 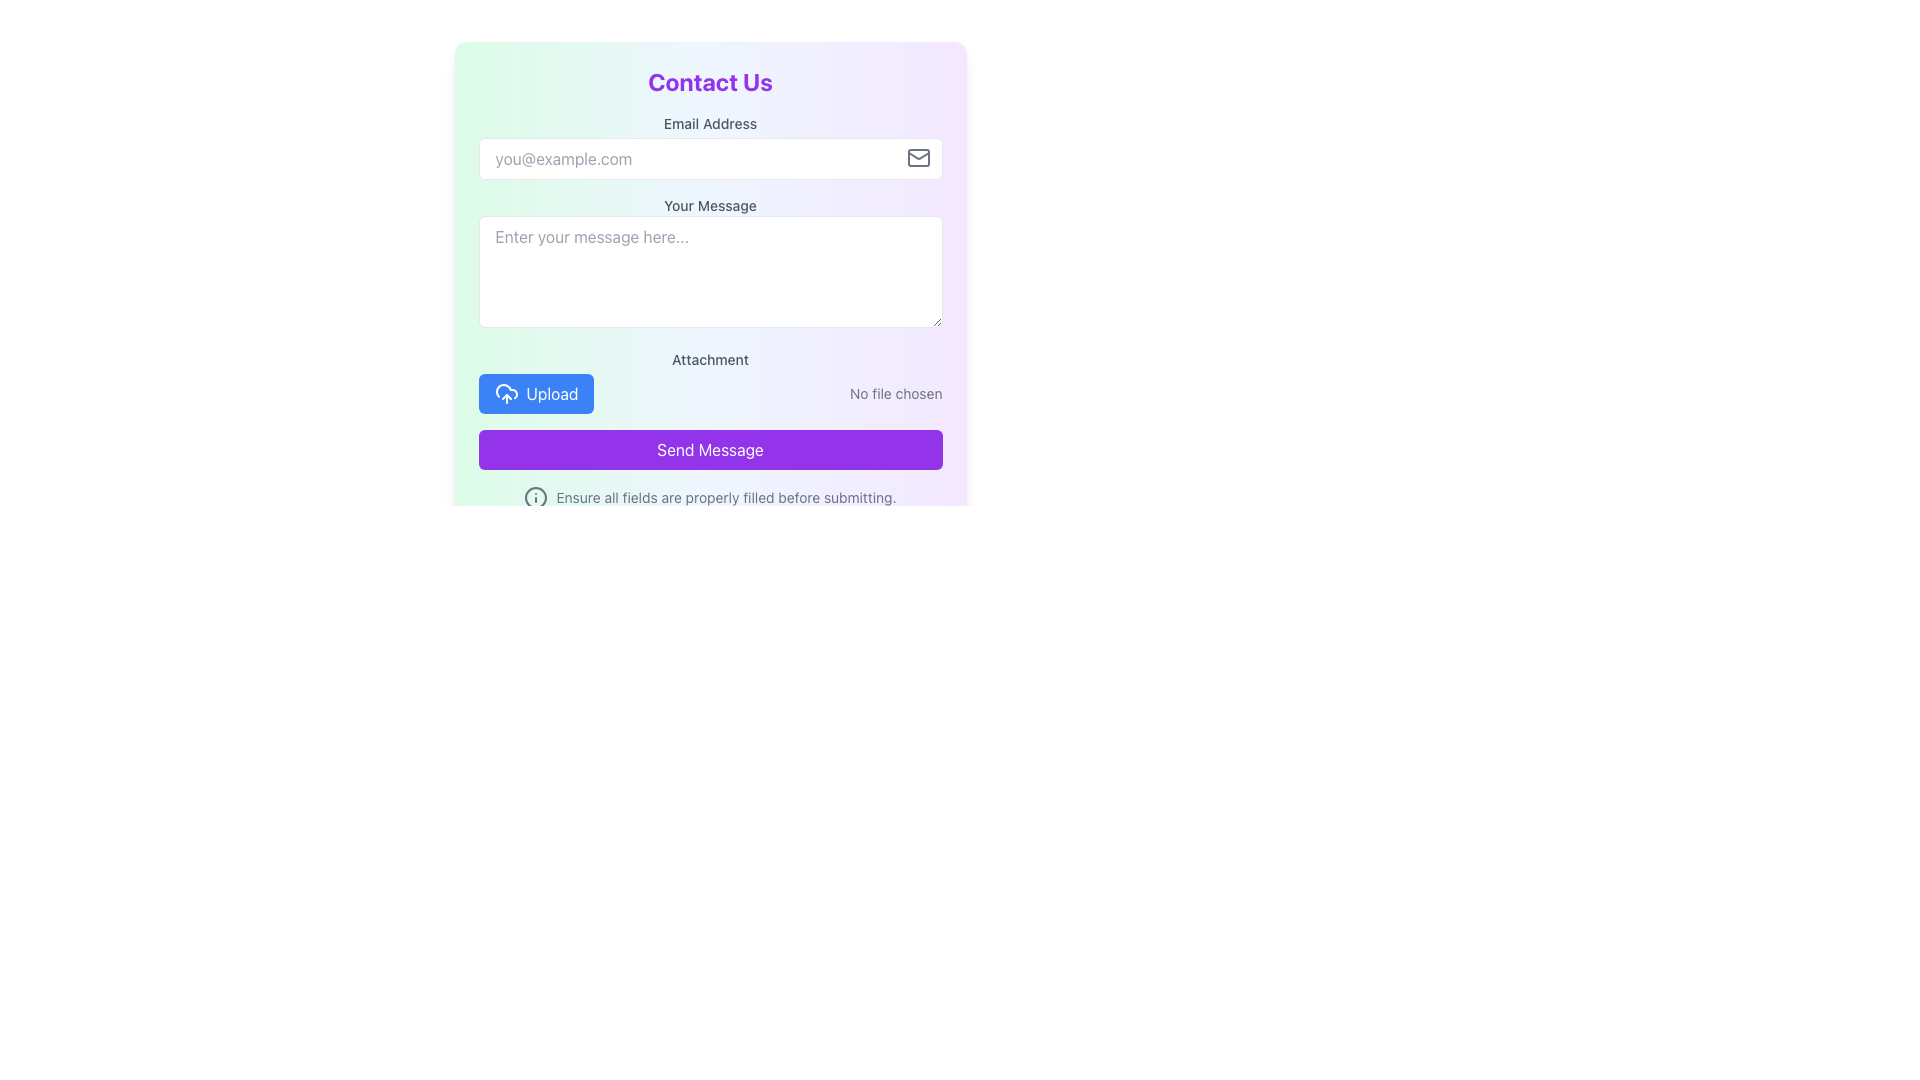 I want to click on the 'Upload' button in the File upload section, which is located beneath the 'Your Message' input field and above the 'Send Message' button, so click(x=710, y=381).